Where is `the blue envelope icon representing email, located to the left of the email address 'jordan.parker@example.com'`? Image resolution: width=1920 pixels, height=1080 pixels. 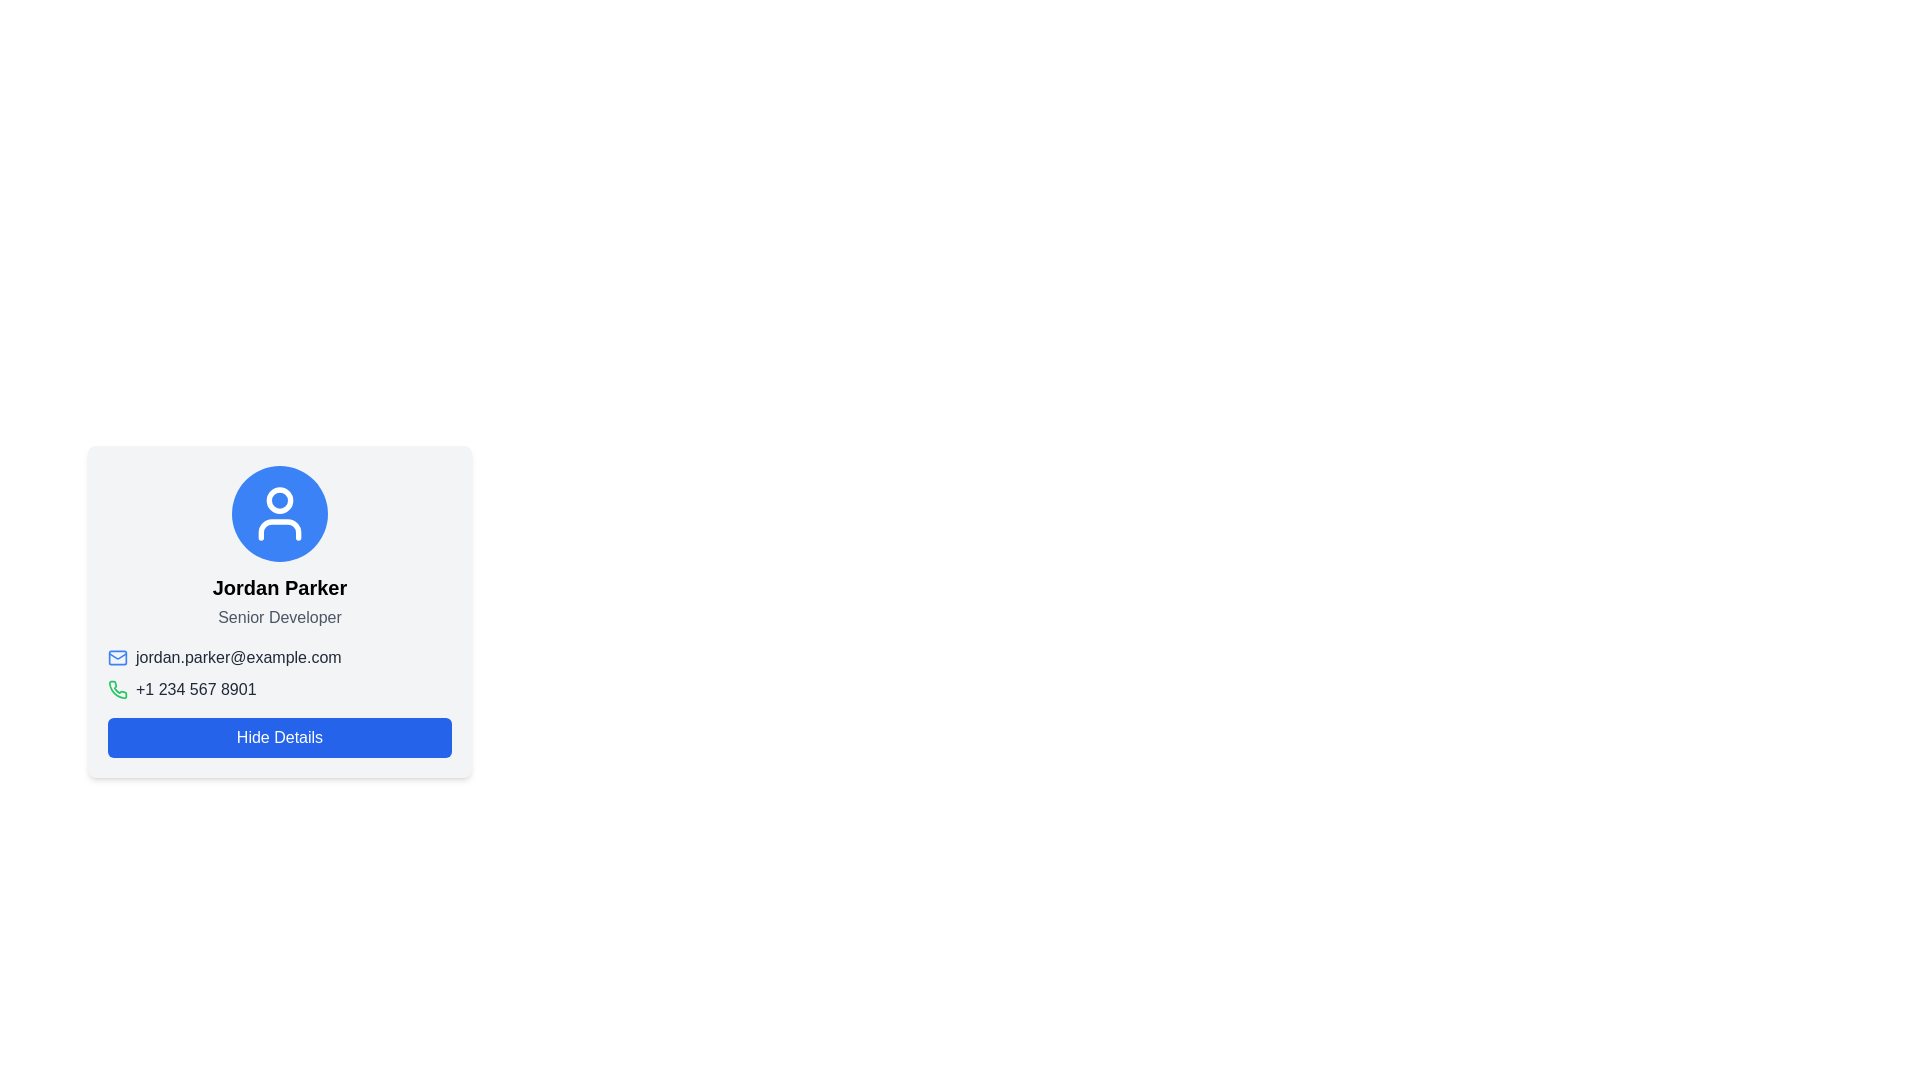
the blue envelope icon representing email, located to the left of the email address 'jordan.parker@example.com' is located at coordinates (117, 658).